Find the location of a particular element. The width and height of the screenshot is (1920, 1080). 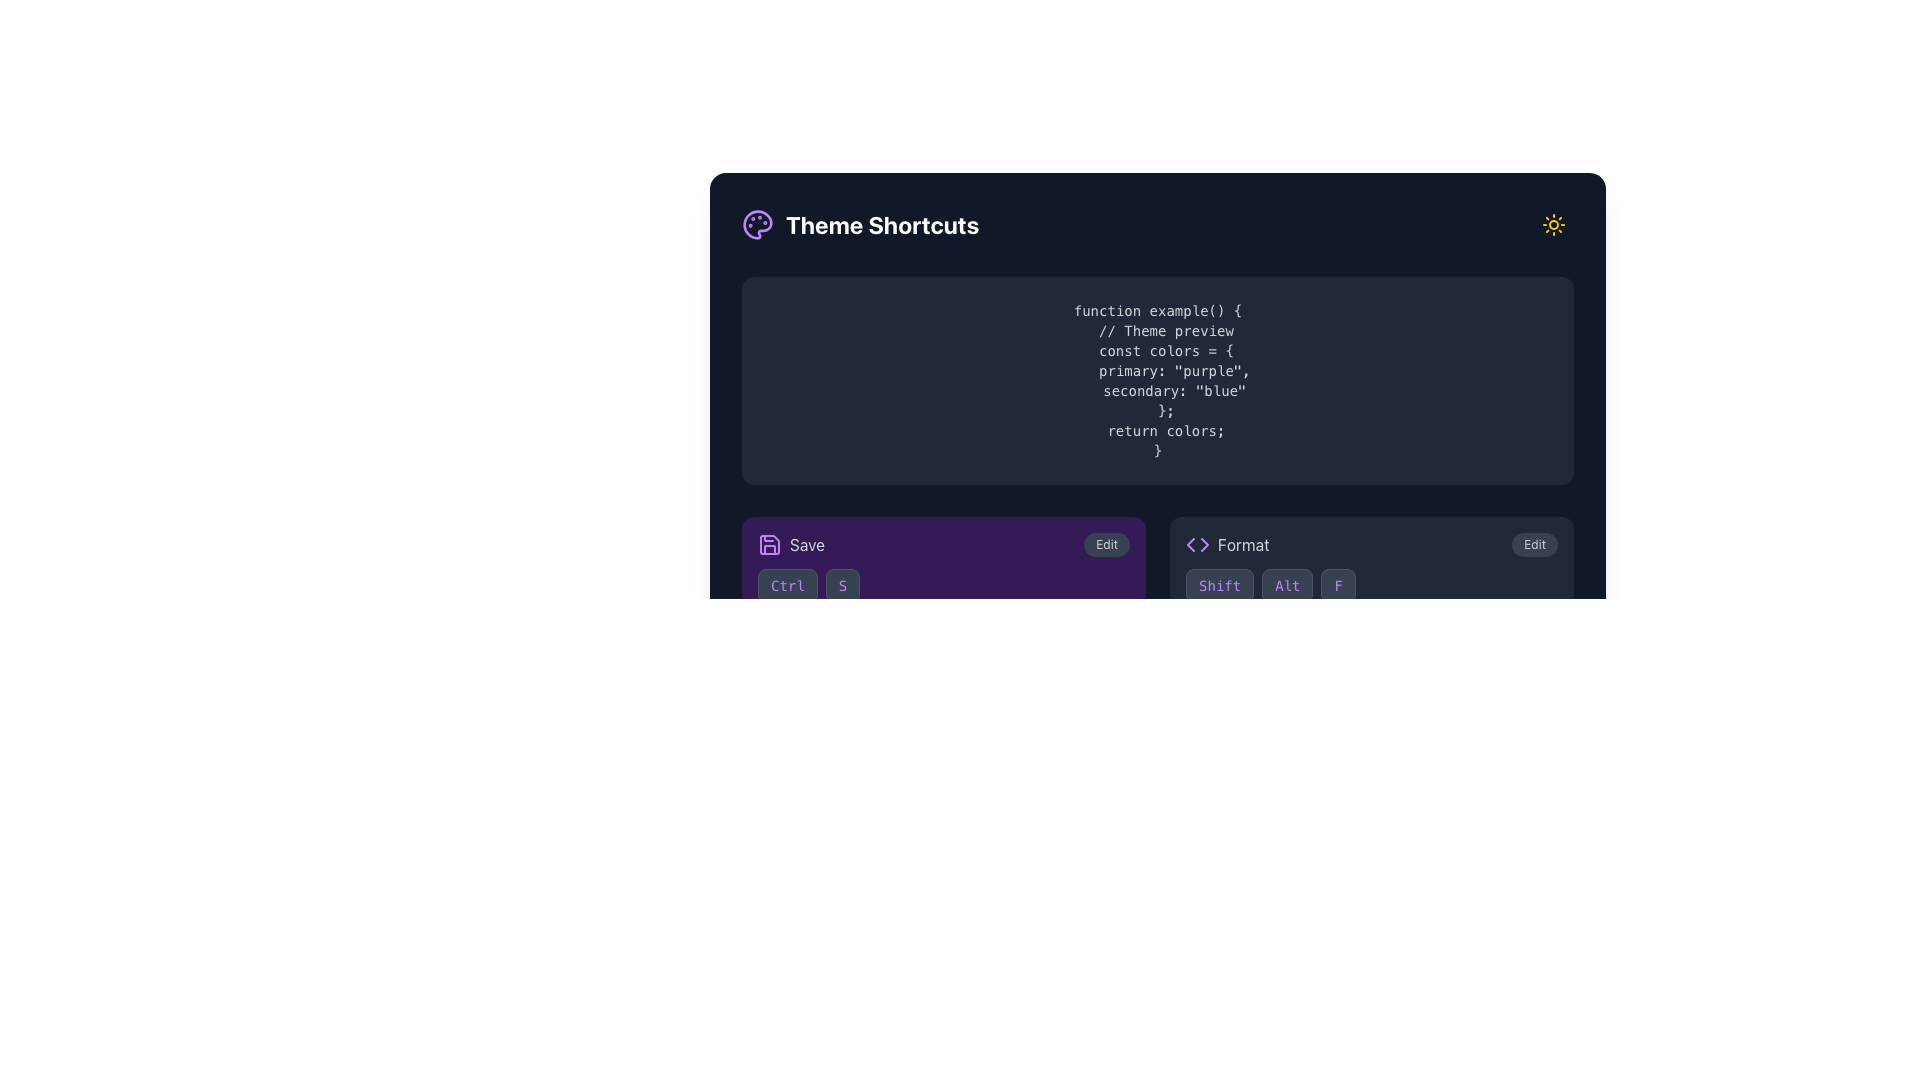

the static text label or heading located towards the top-left quadrant of the interface, which indicates the theme-related functionality of the associated section is located at coordinates (881, 224).